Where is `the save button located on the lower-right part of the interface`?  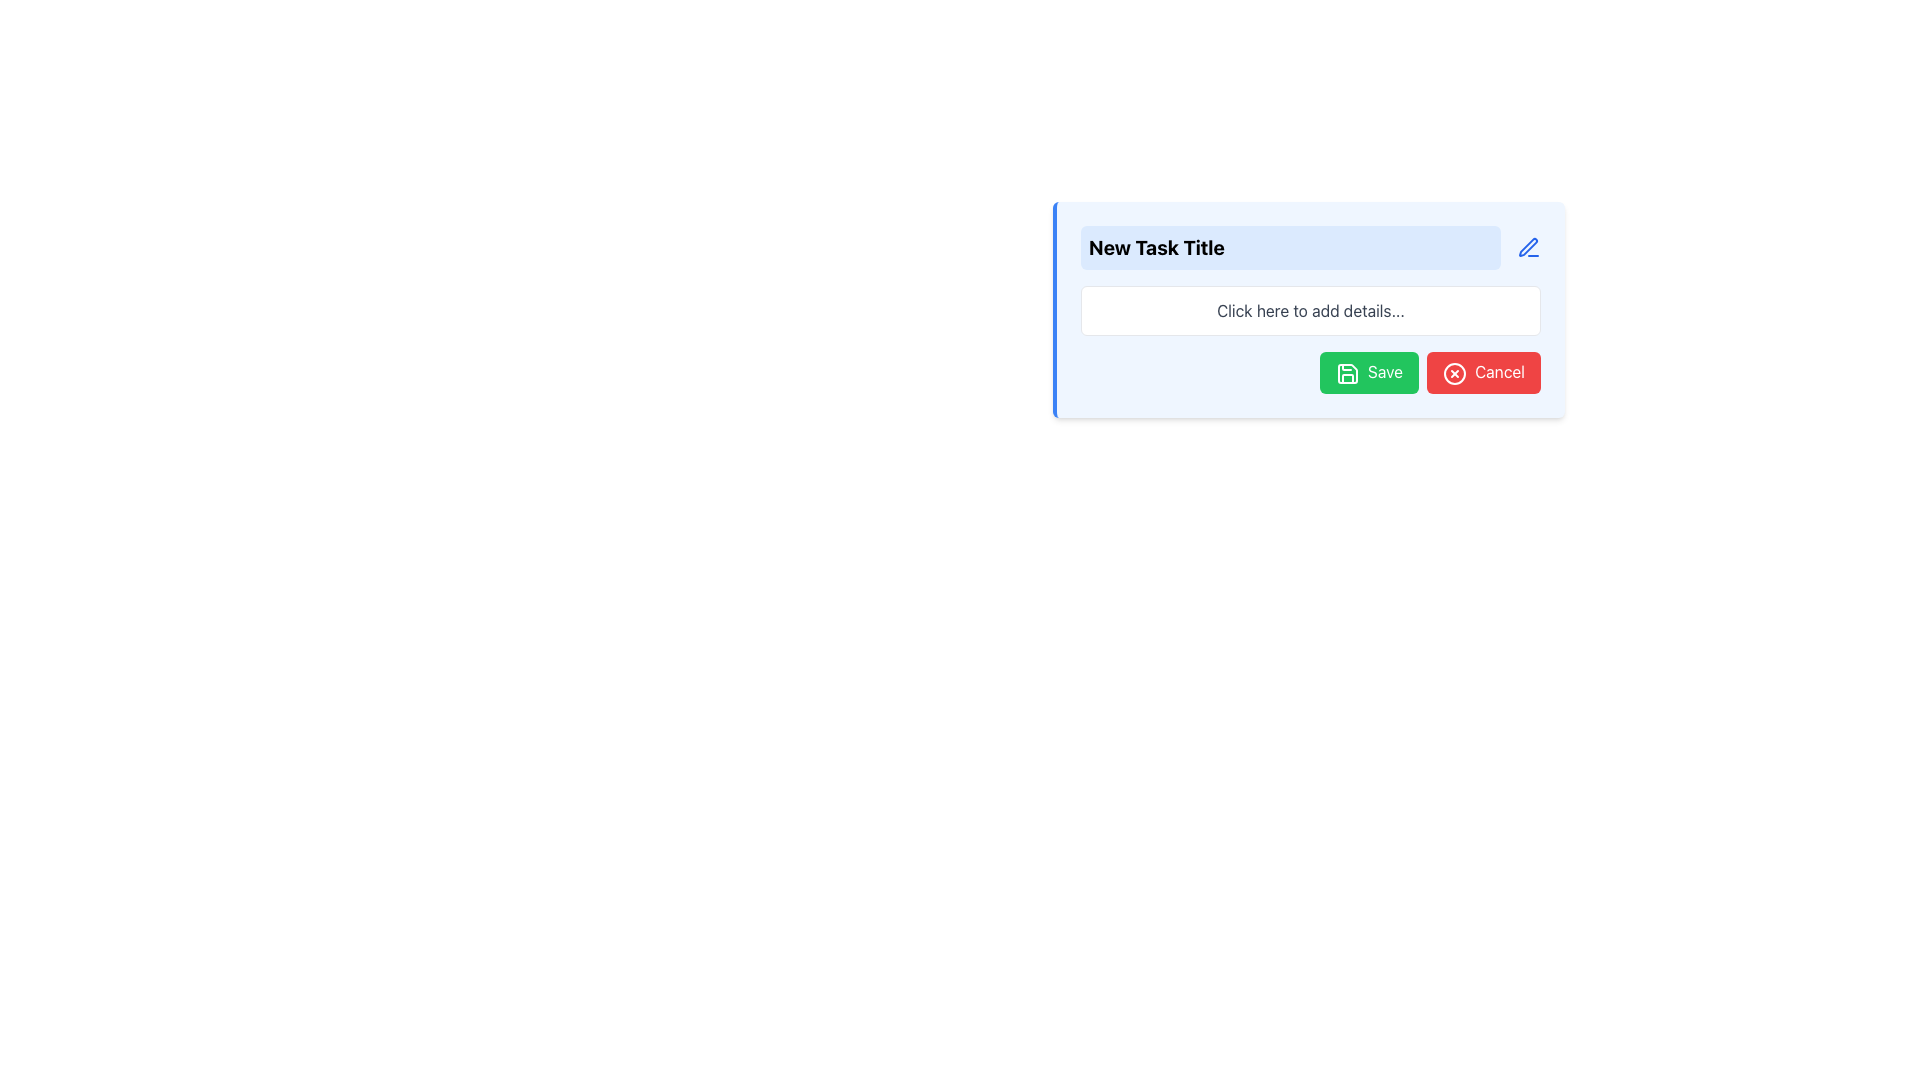
the save button located on the lower-right part of the interface is located at coordinates (1368, 372).